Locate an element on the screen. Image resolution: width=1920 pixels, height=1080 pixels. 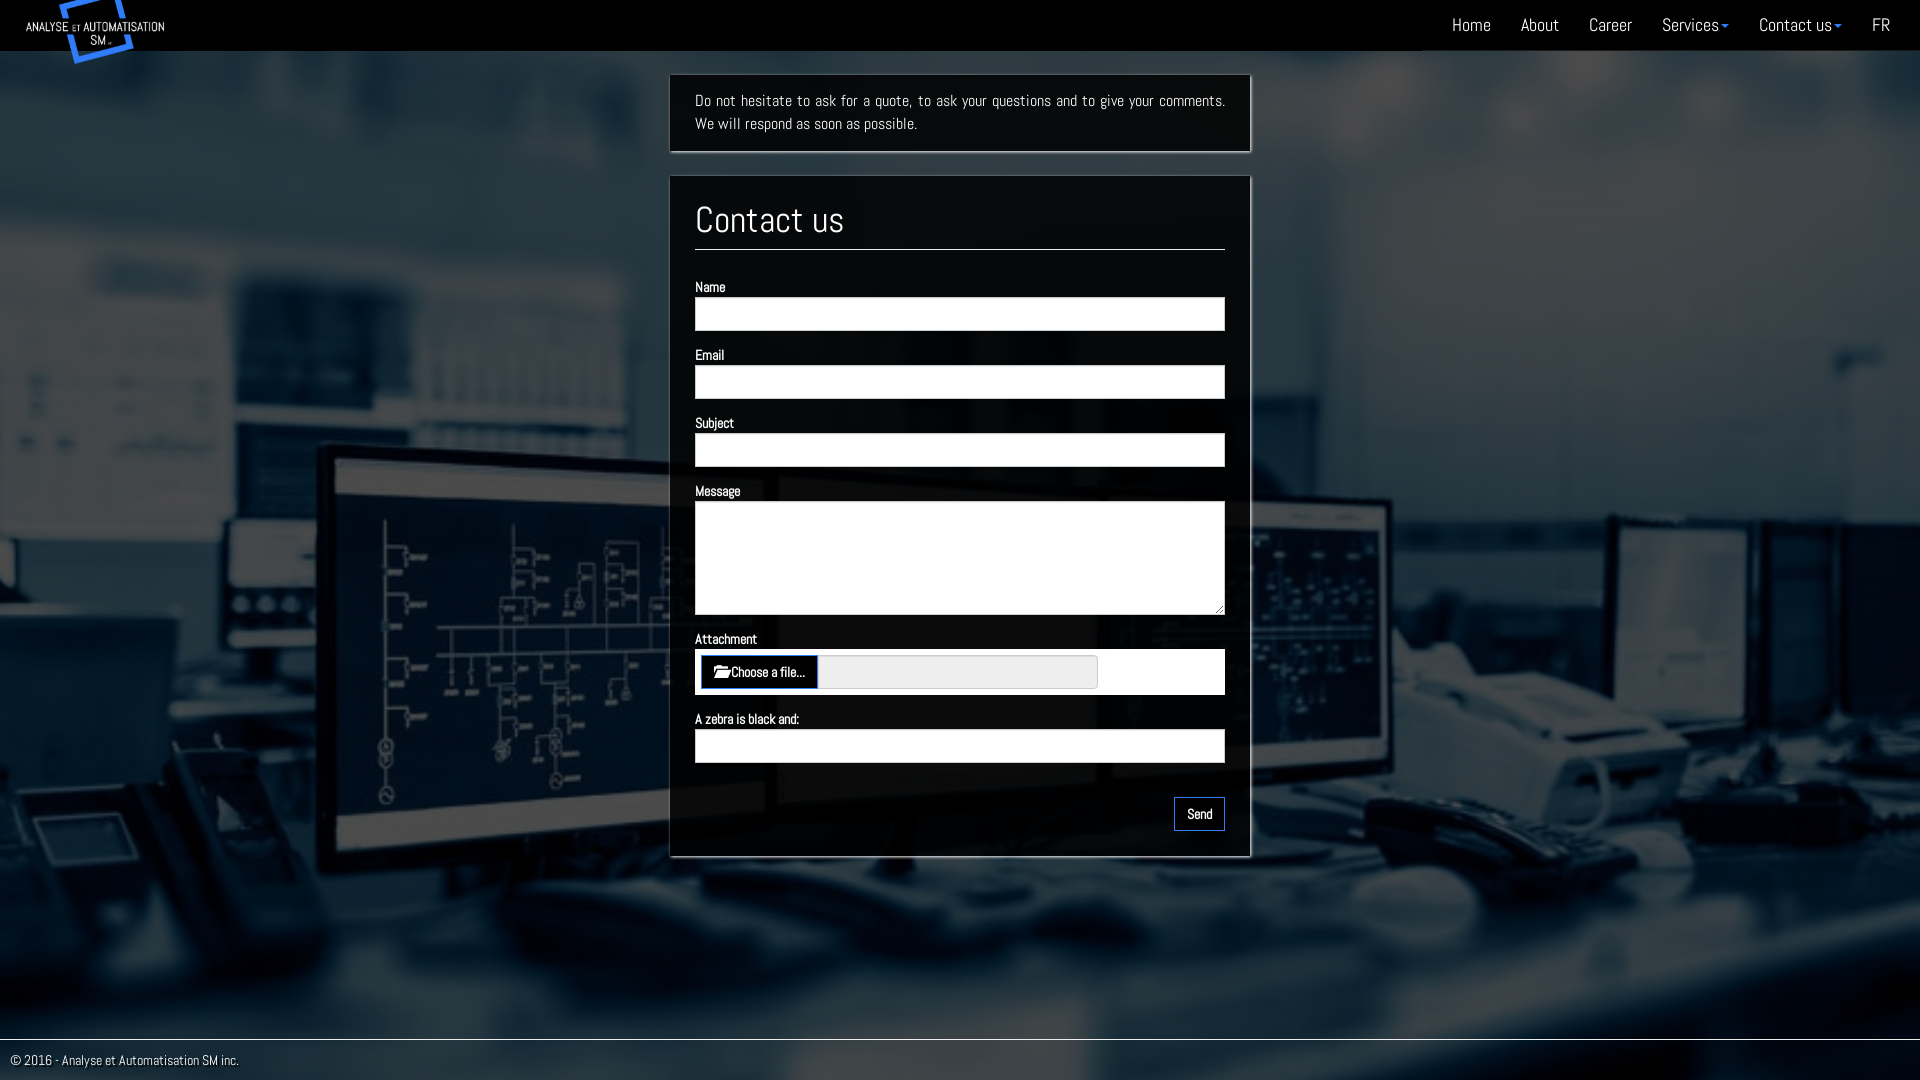
'Home' is located at coordinates (1471, 24).